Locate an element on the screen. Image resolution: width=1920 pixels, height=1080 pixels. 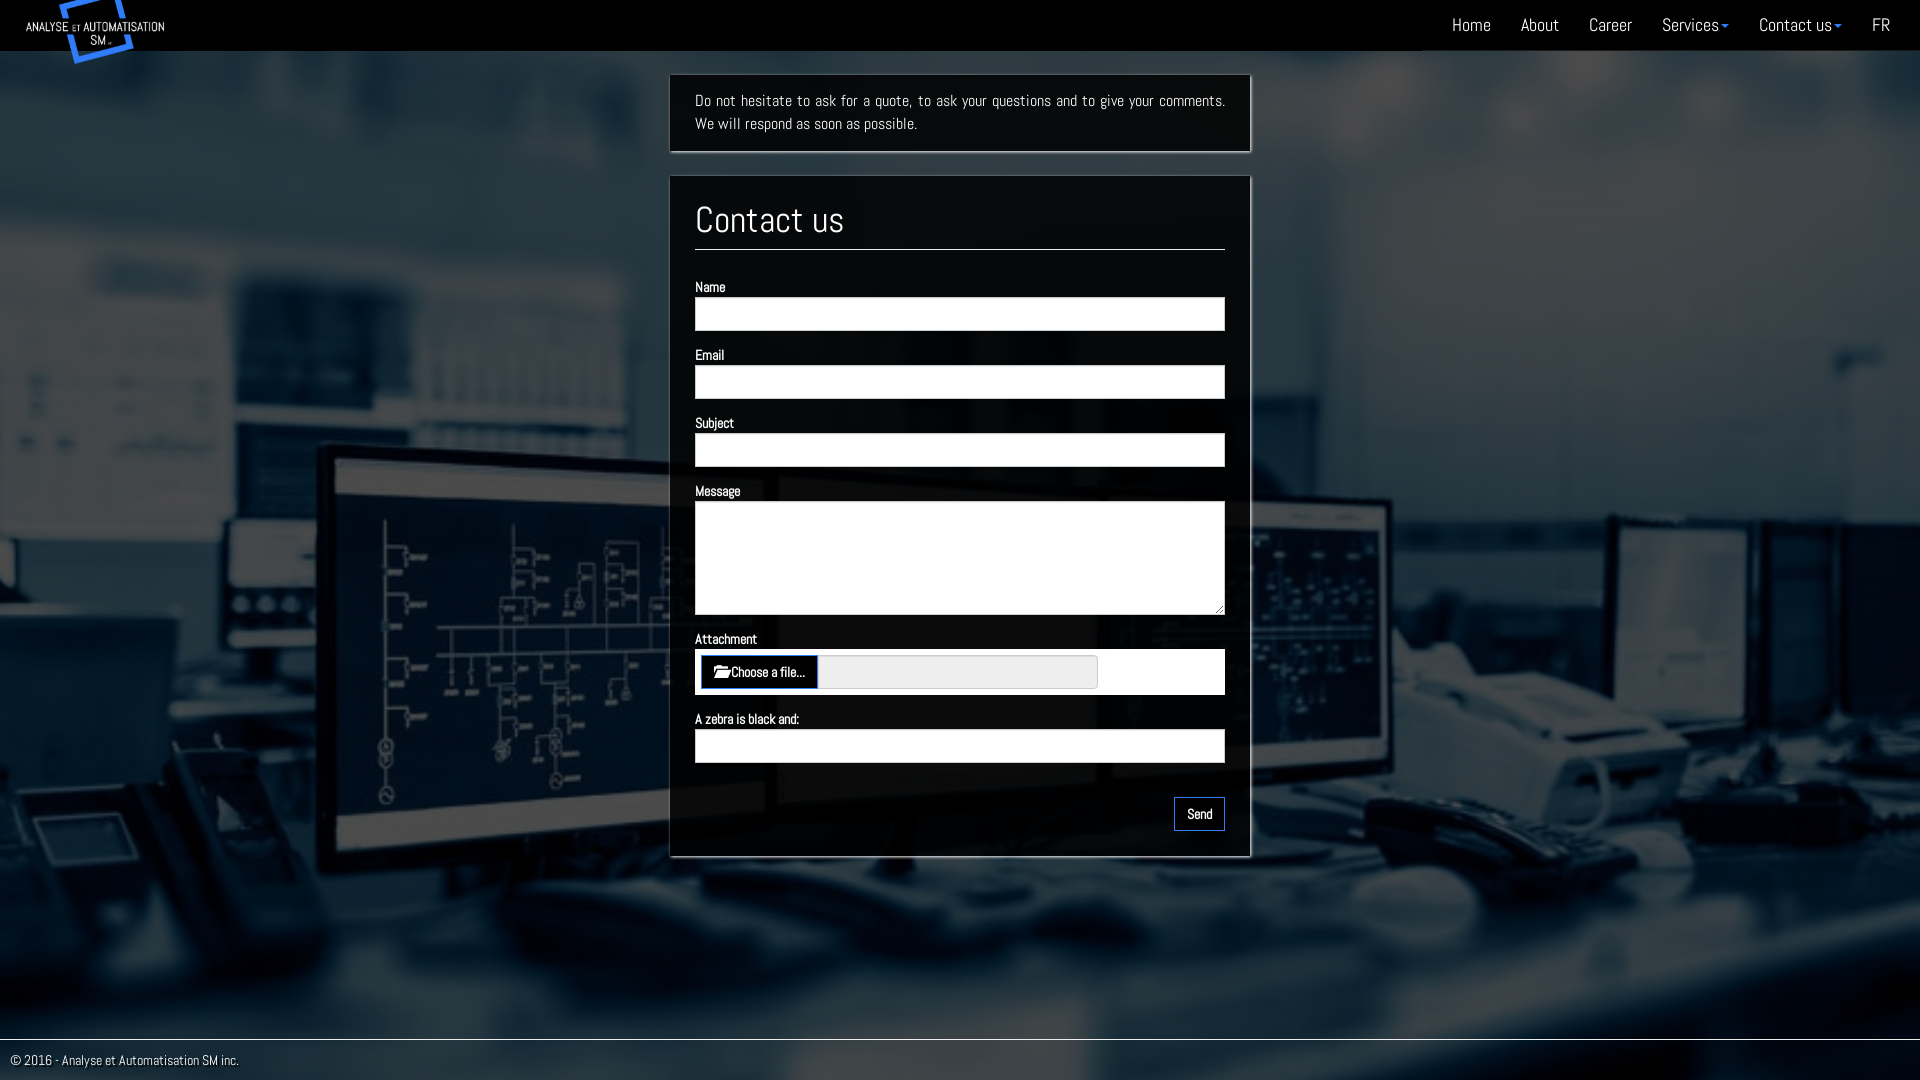
'Home' is located at coordinates (1471, 24).